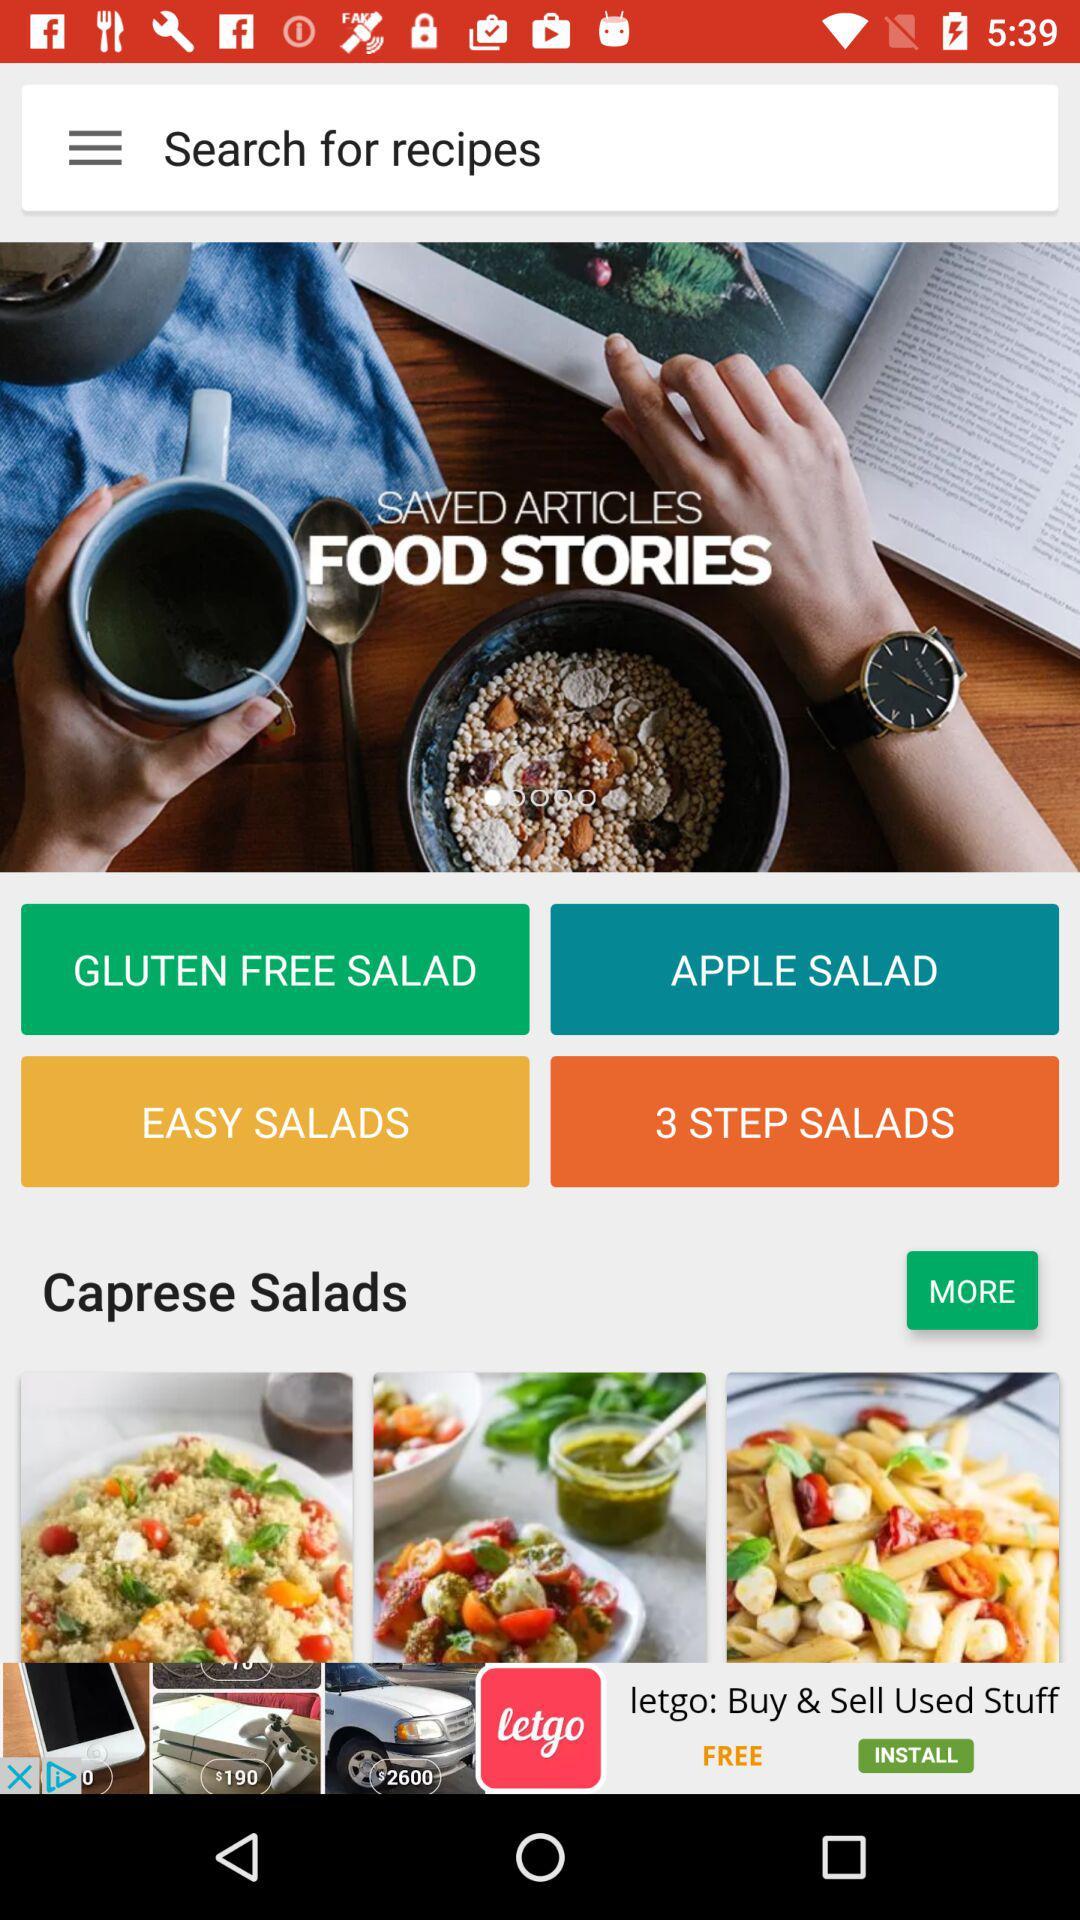 The width and height of the screenshot is (1080, 1920). Describe the element at coordinates (540, 1727) in the screenshot. I see `click advertisements` at that location.